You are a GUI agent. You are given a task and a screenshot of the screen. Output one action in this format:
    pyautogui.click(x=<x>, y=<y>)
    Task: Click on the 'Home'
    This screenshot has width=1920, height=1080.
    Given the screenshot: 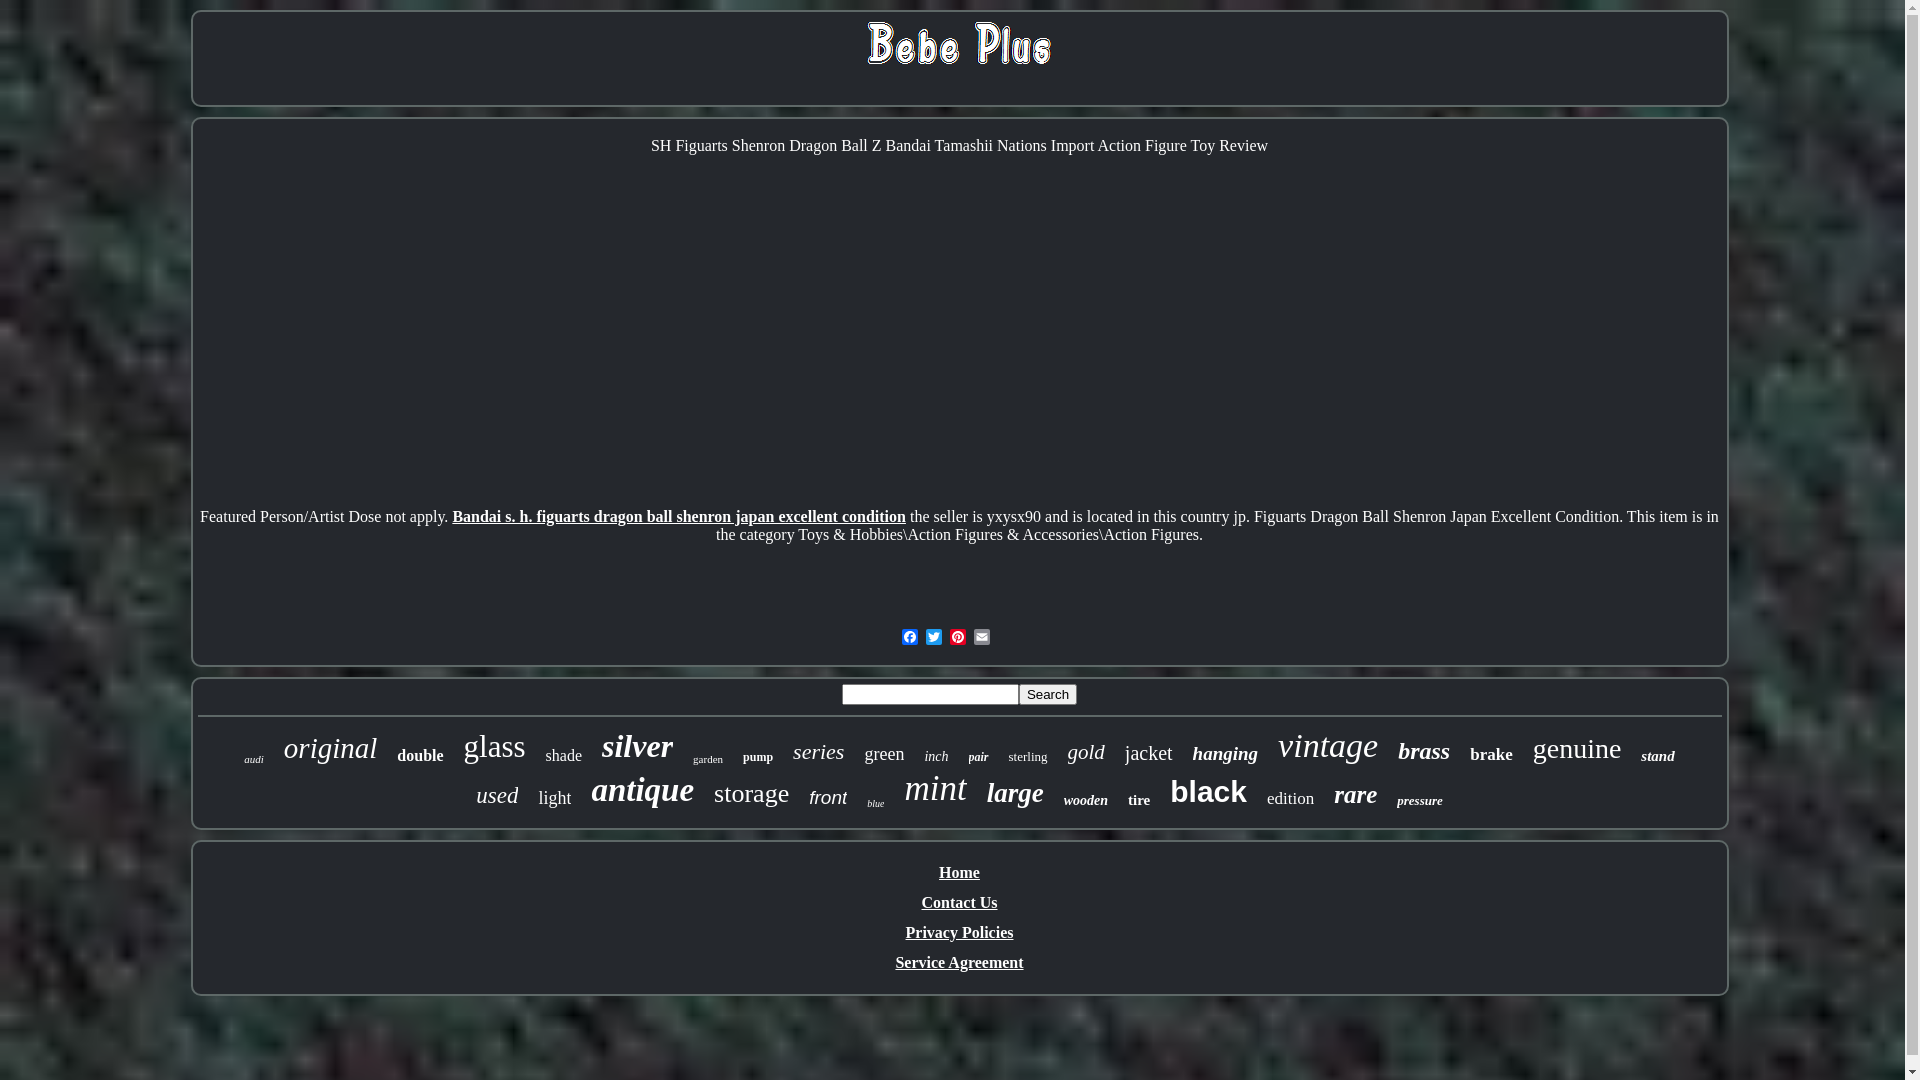 What is the action you would take?
    pyautogui.click(x=958, y=871)
    